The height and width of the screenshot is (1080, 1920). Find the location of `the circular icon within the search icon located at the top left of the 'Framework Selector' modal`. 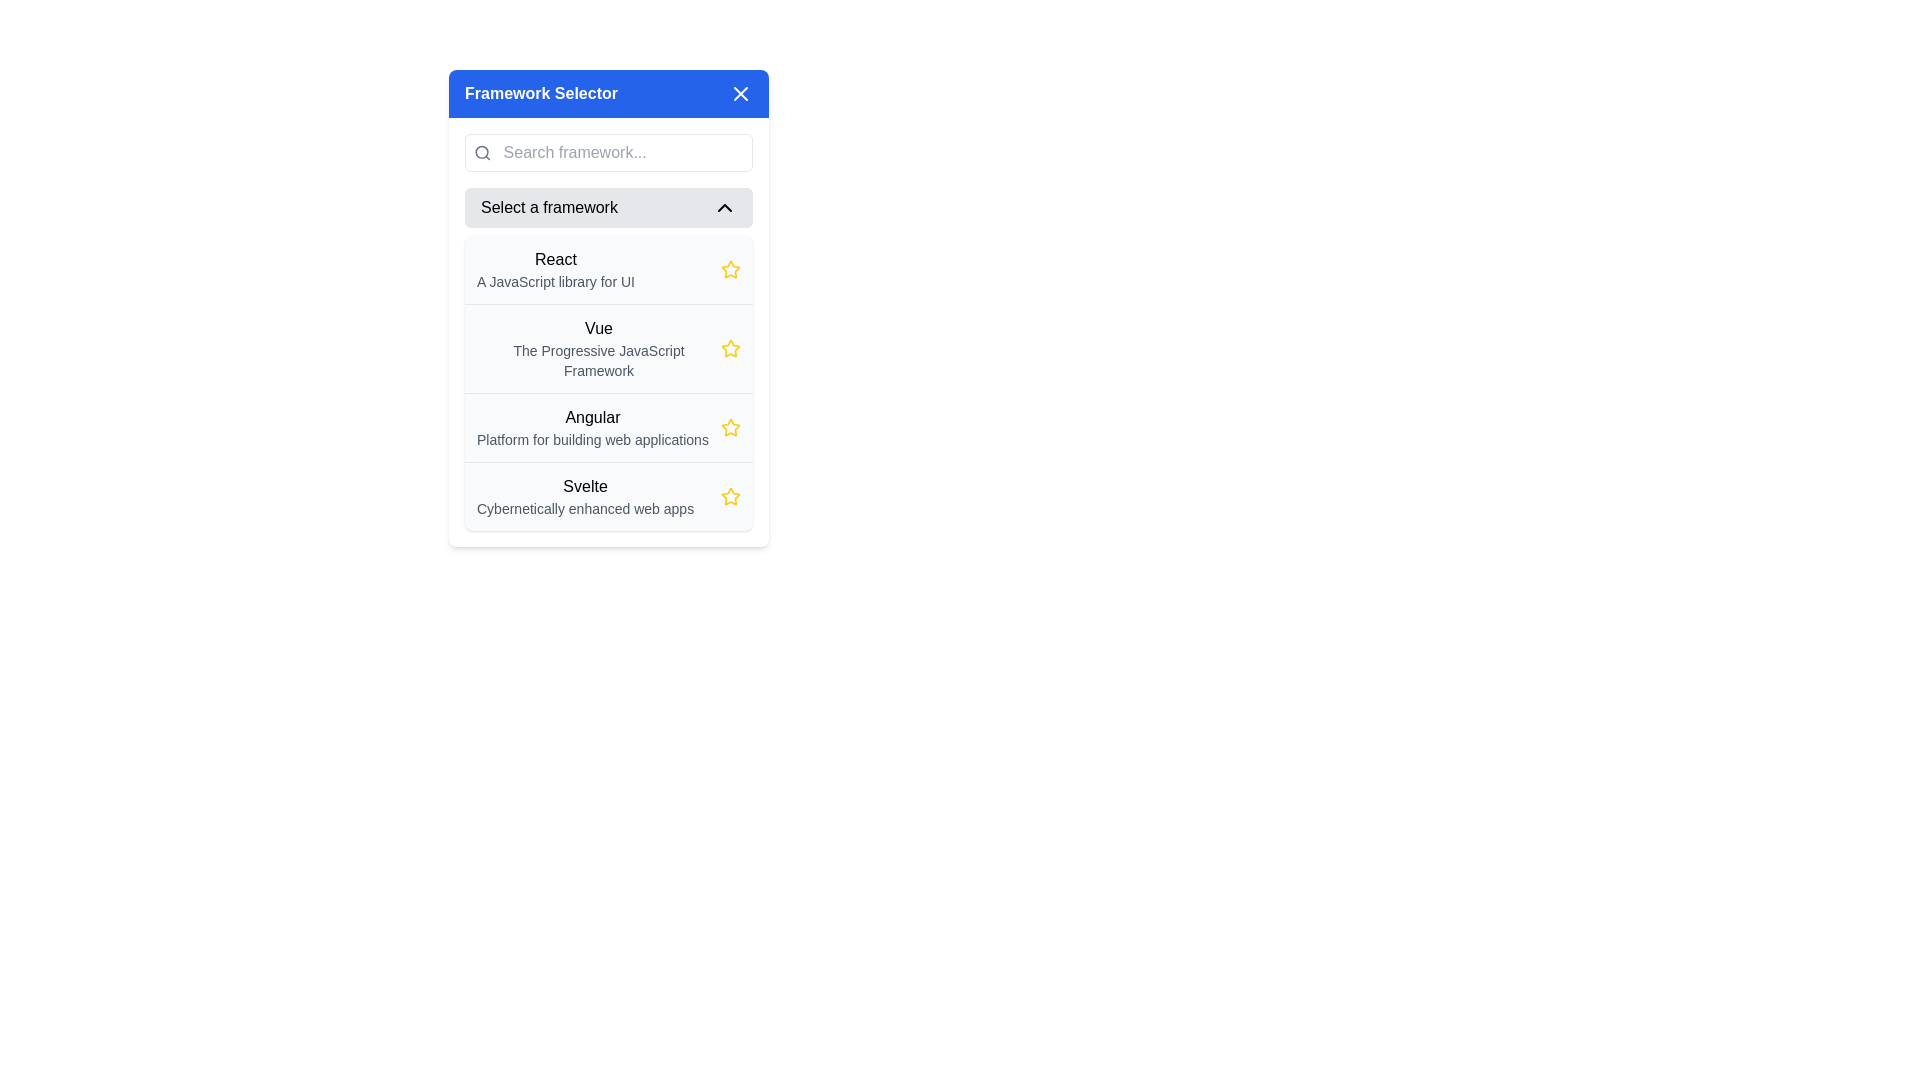

the circular icon within the search icon located at the top left of the 'Framework Selector' modal is located at coordinates (482, 151).